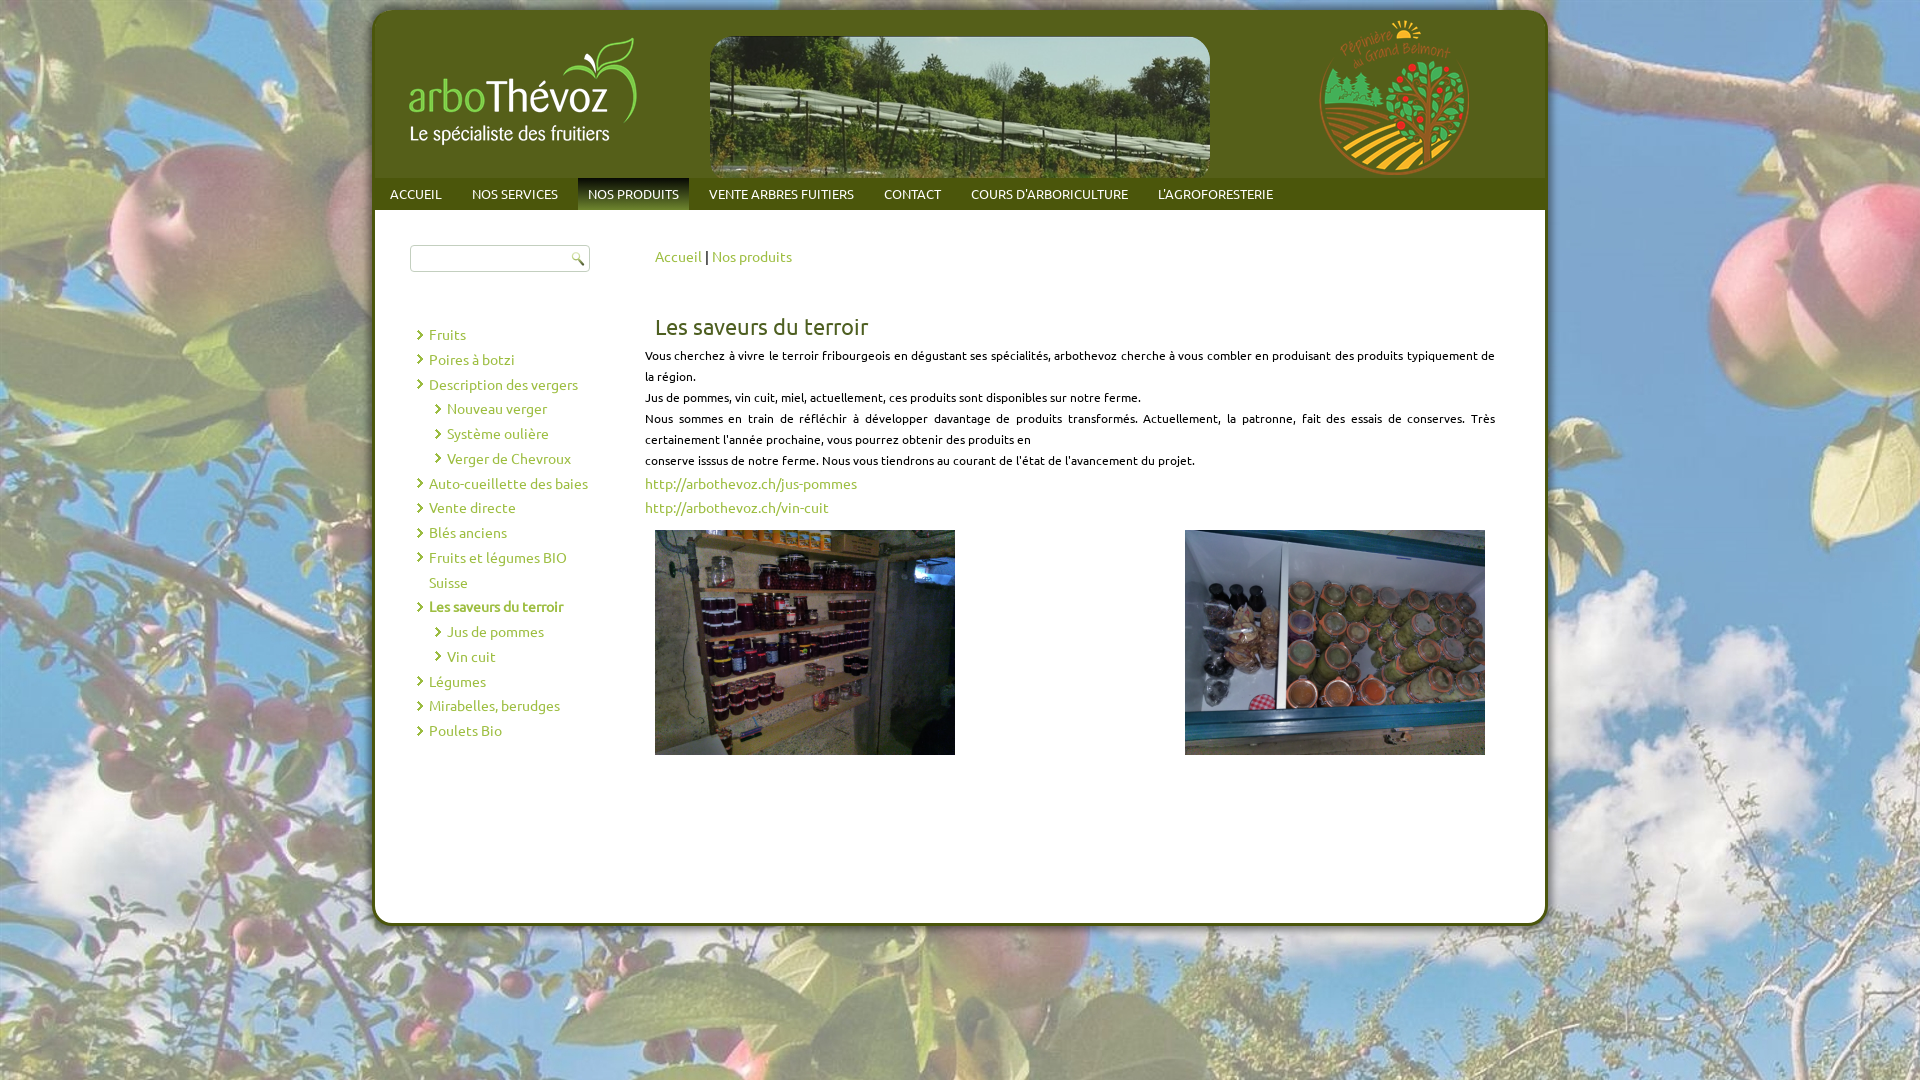 The image size is (1920, 1080). Describe the element at coordinates (502, 382) in the screenshot. I see `'Description des vergers'` at that location.